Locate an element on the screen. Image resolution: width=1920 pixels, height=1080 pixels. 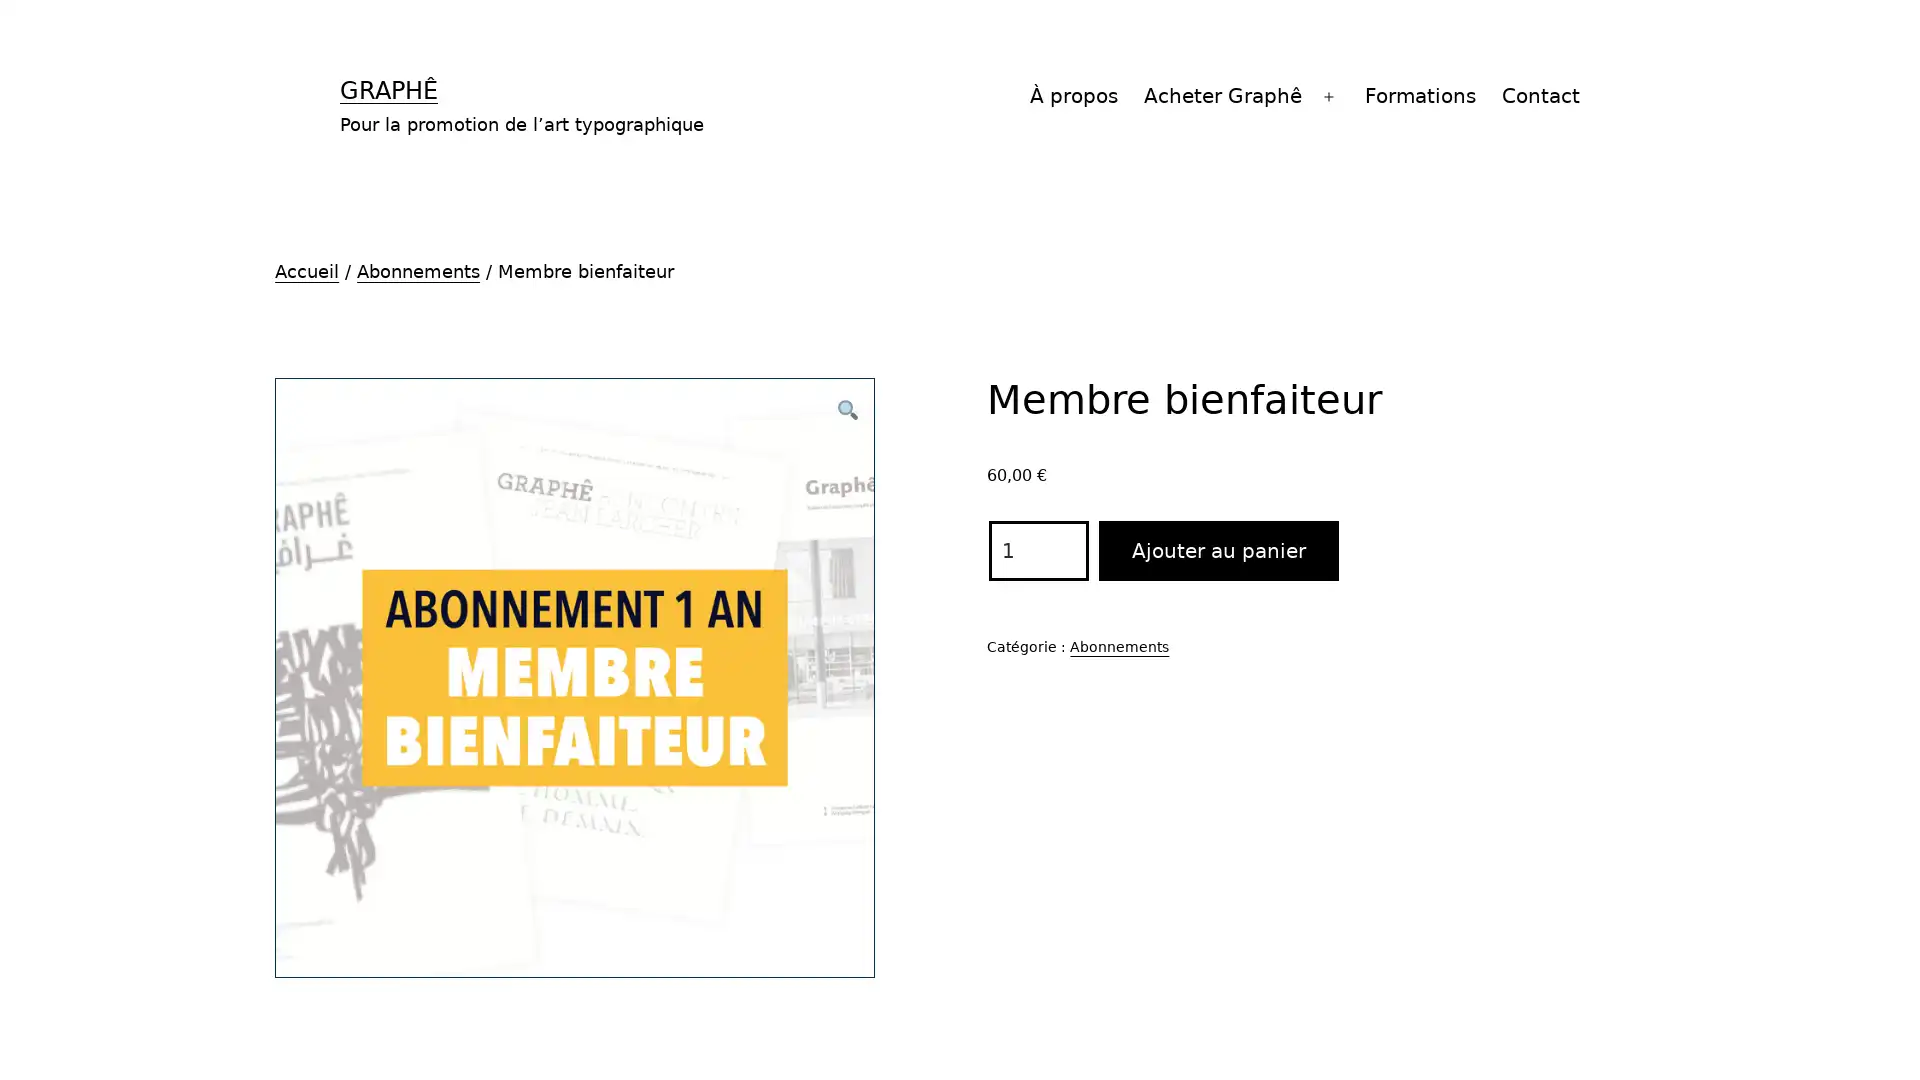
Ouvrir le menu is located at coordinates (1329, 96).